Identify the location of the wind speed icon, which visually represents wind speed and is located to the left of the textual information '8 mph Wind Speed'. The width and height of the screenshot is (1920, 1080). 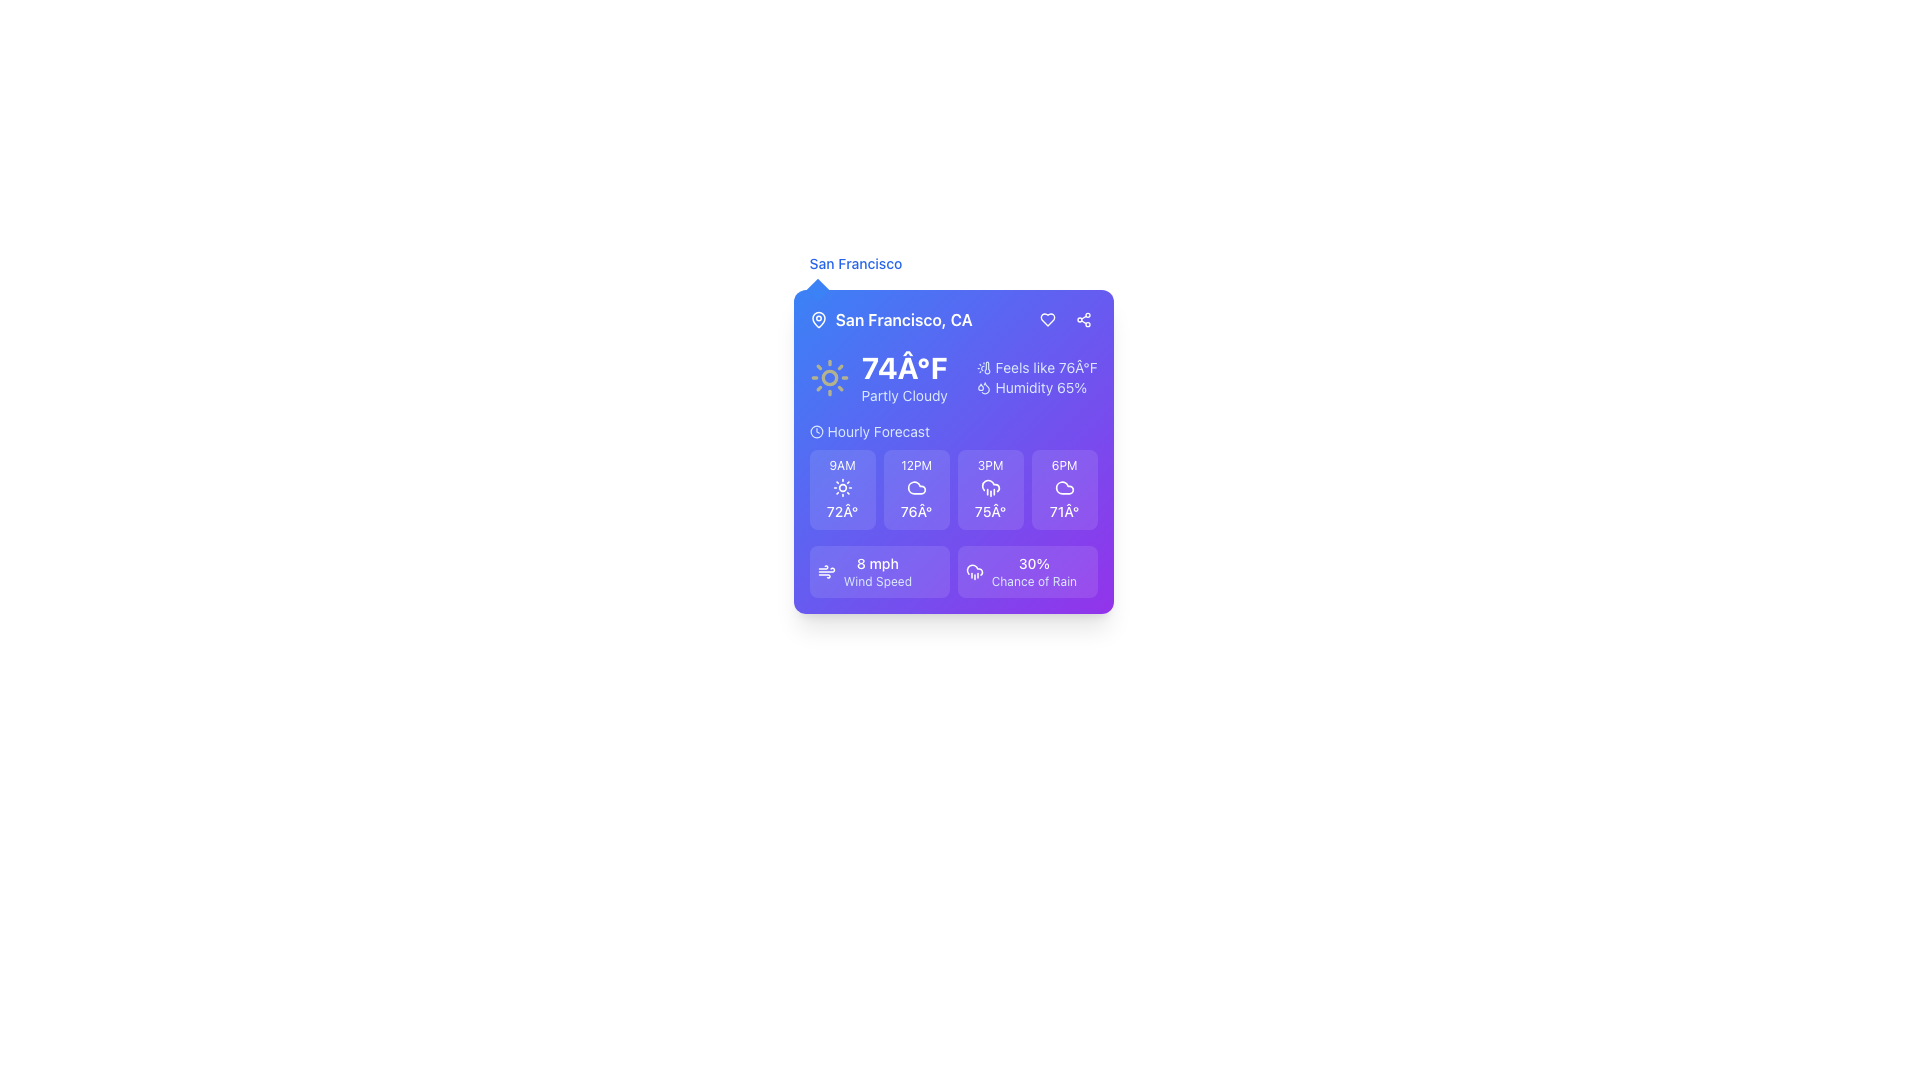
(826, 571).